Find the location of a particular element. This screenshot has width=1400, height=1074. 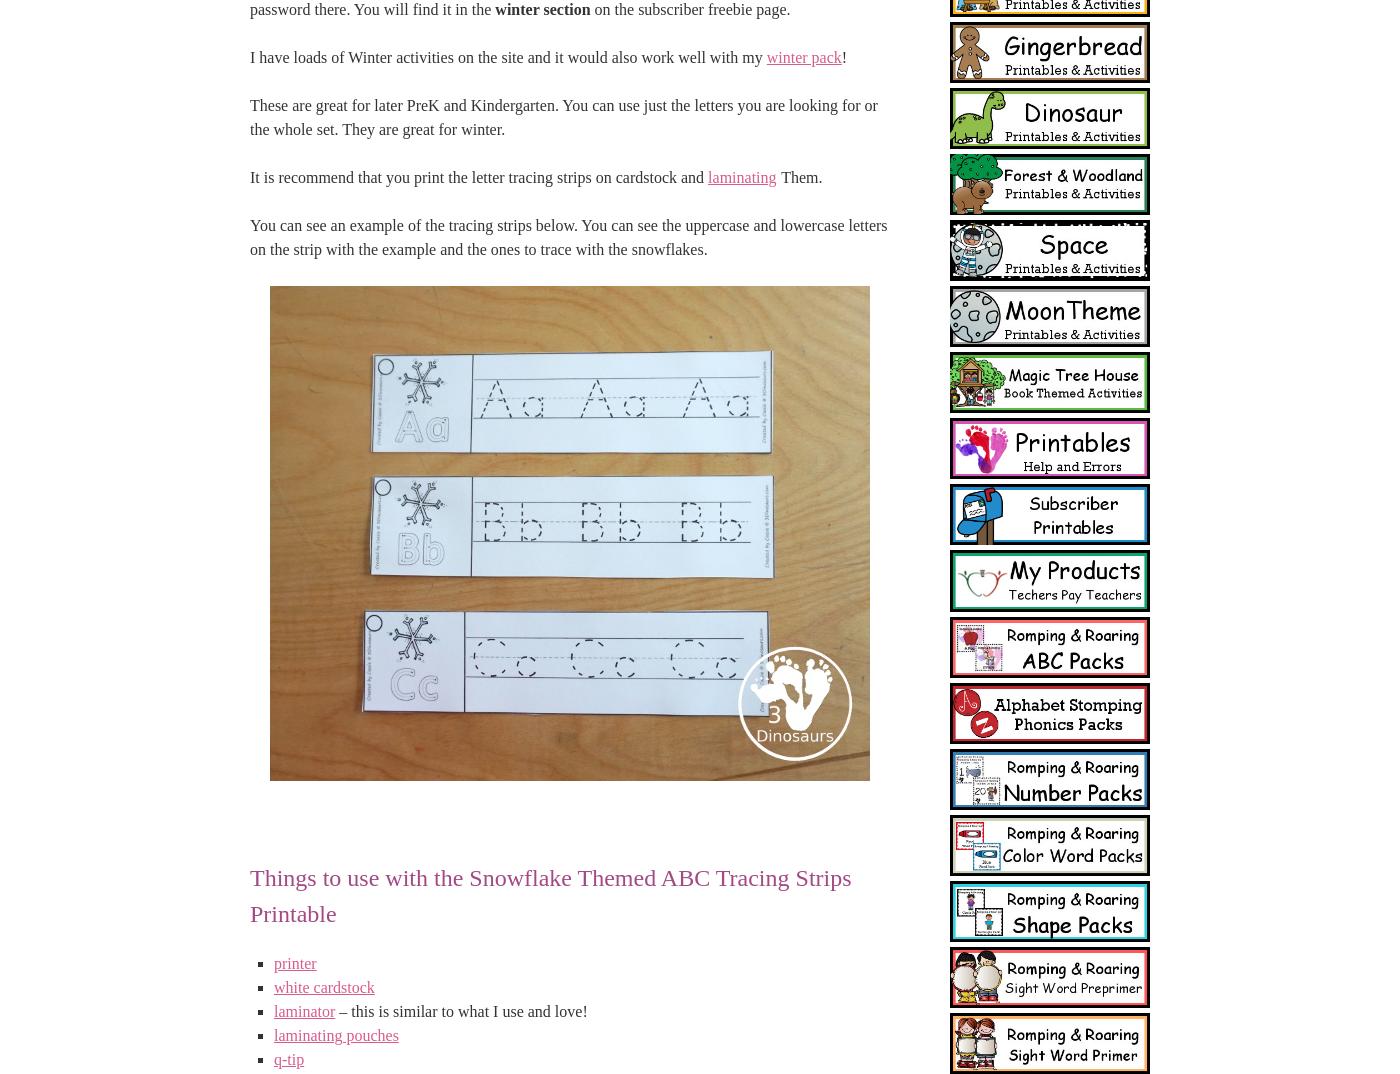

'laminating pouches' is located at coordinates (336, 1035).